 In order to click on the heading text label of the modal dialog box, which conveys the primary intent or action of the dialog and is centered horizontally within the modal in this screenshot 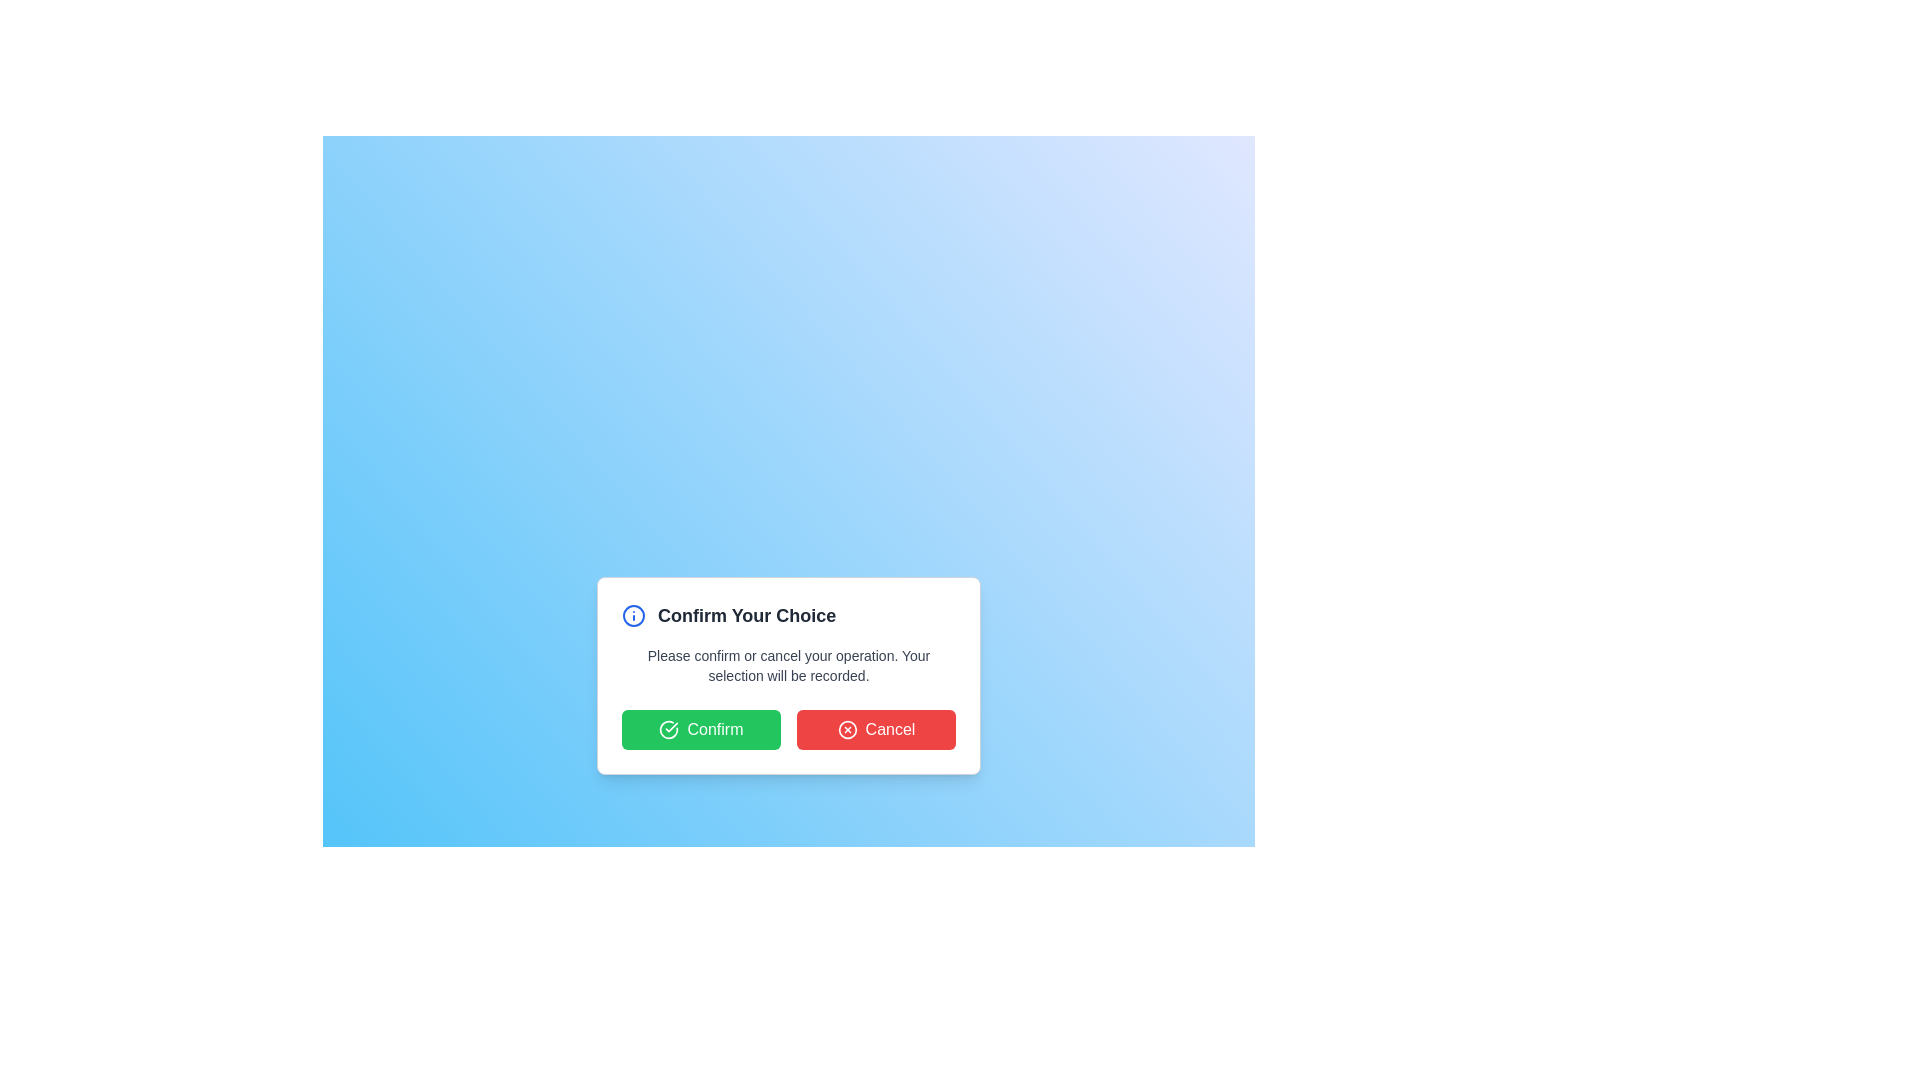, I will do `click(746, 615)`.